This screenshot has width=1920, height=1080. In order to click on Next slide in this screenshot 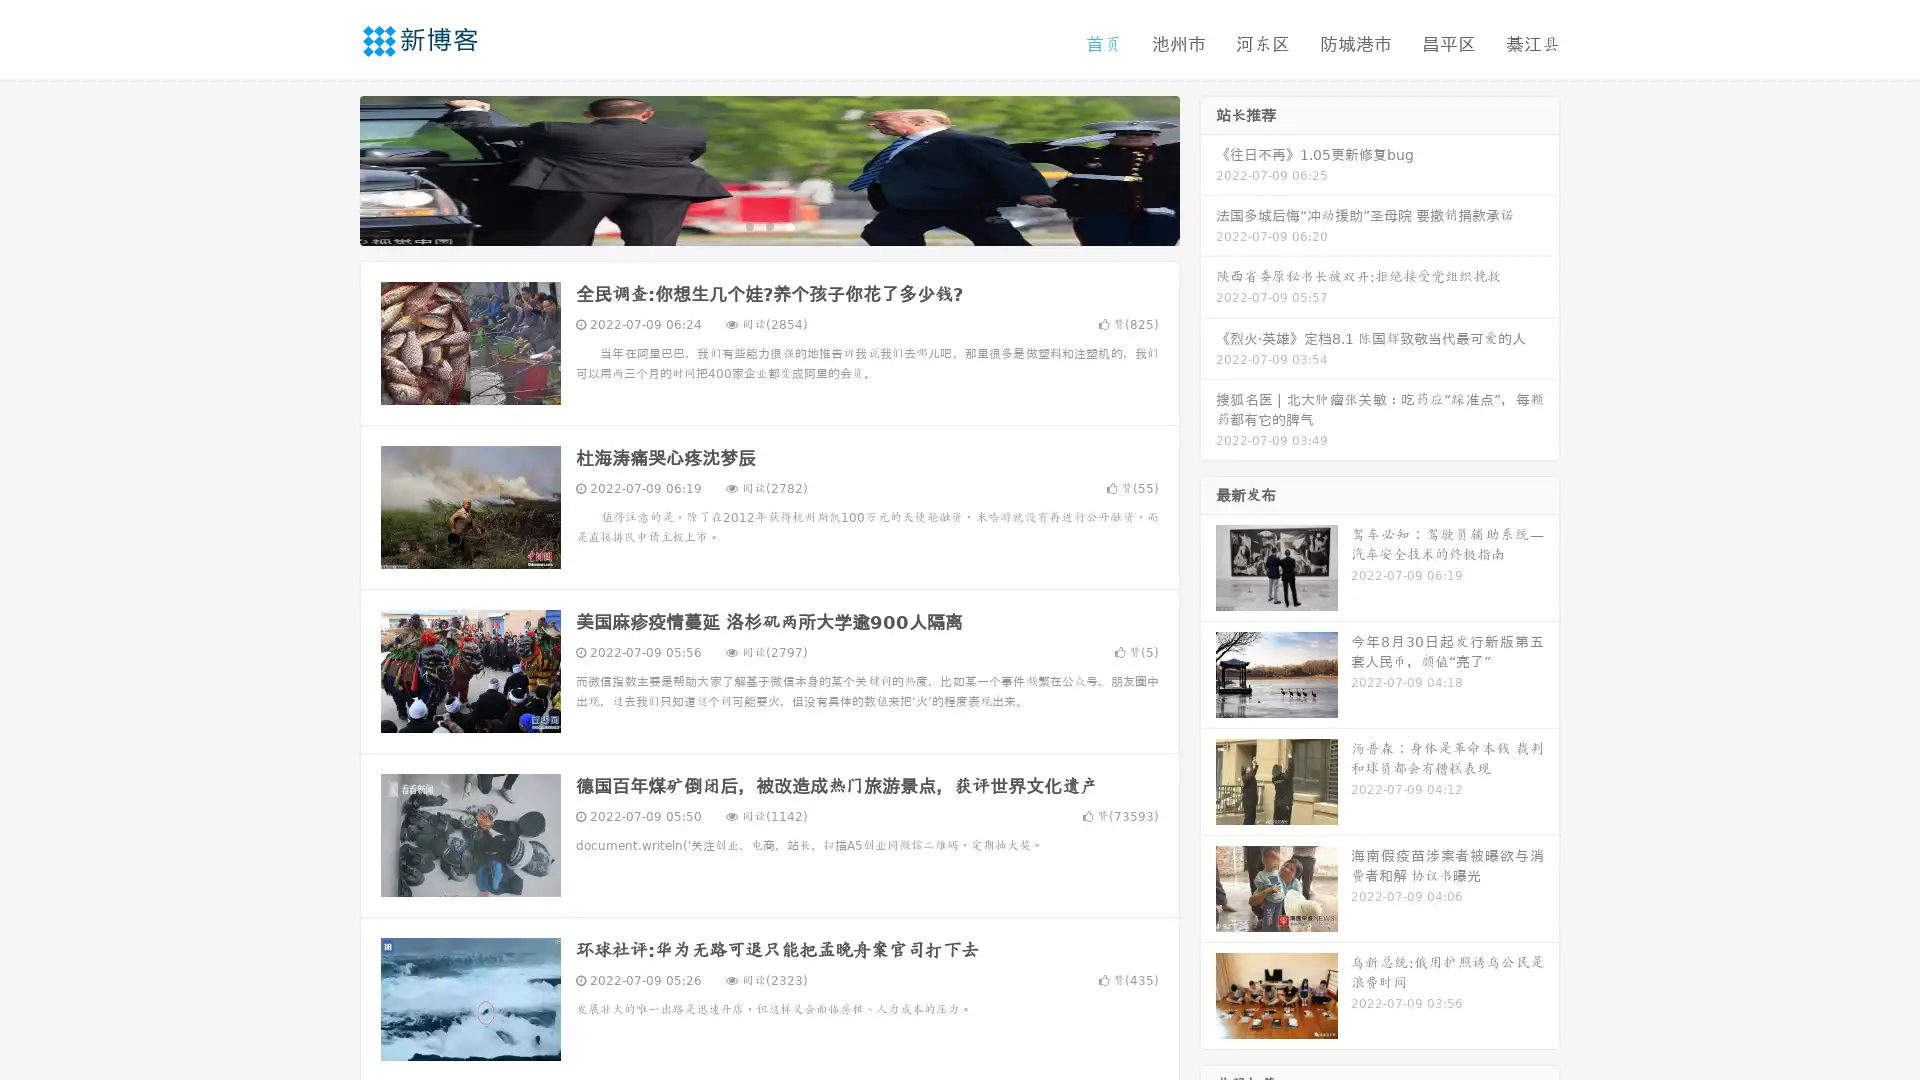, I will do `click(1208, 168)`.